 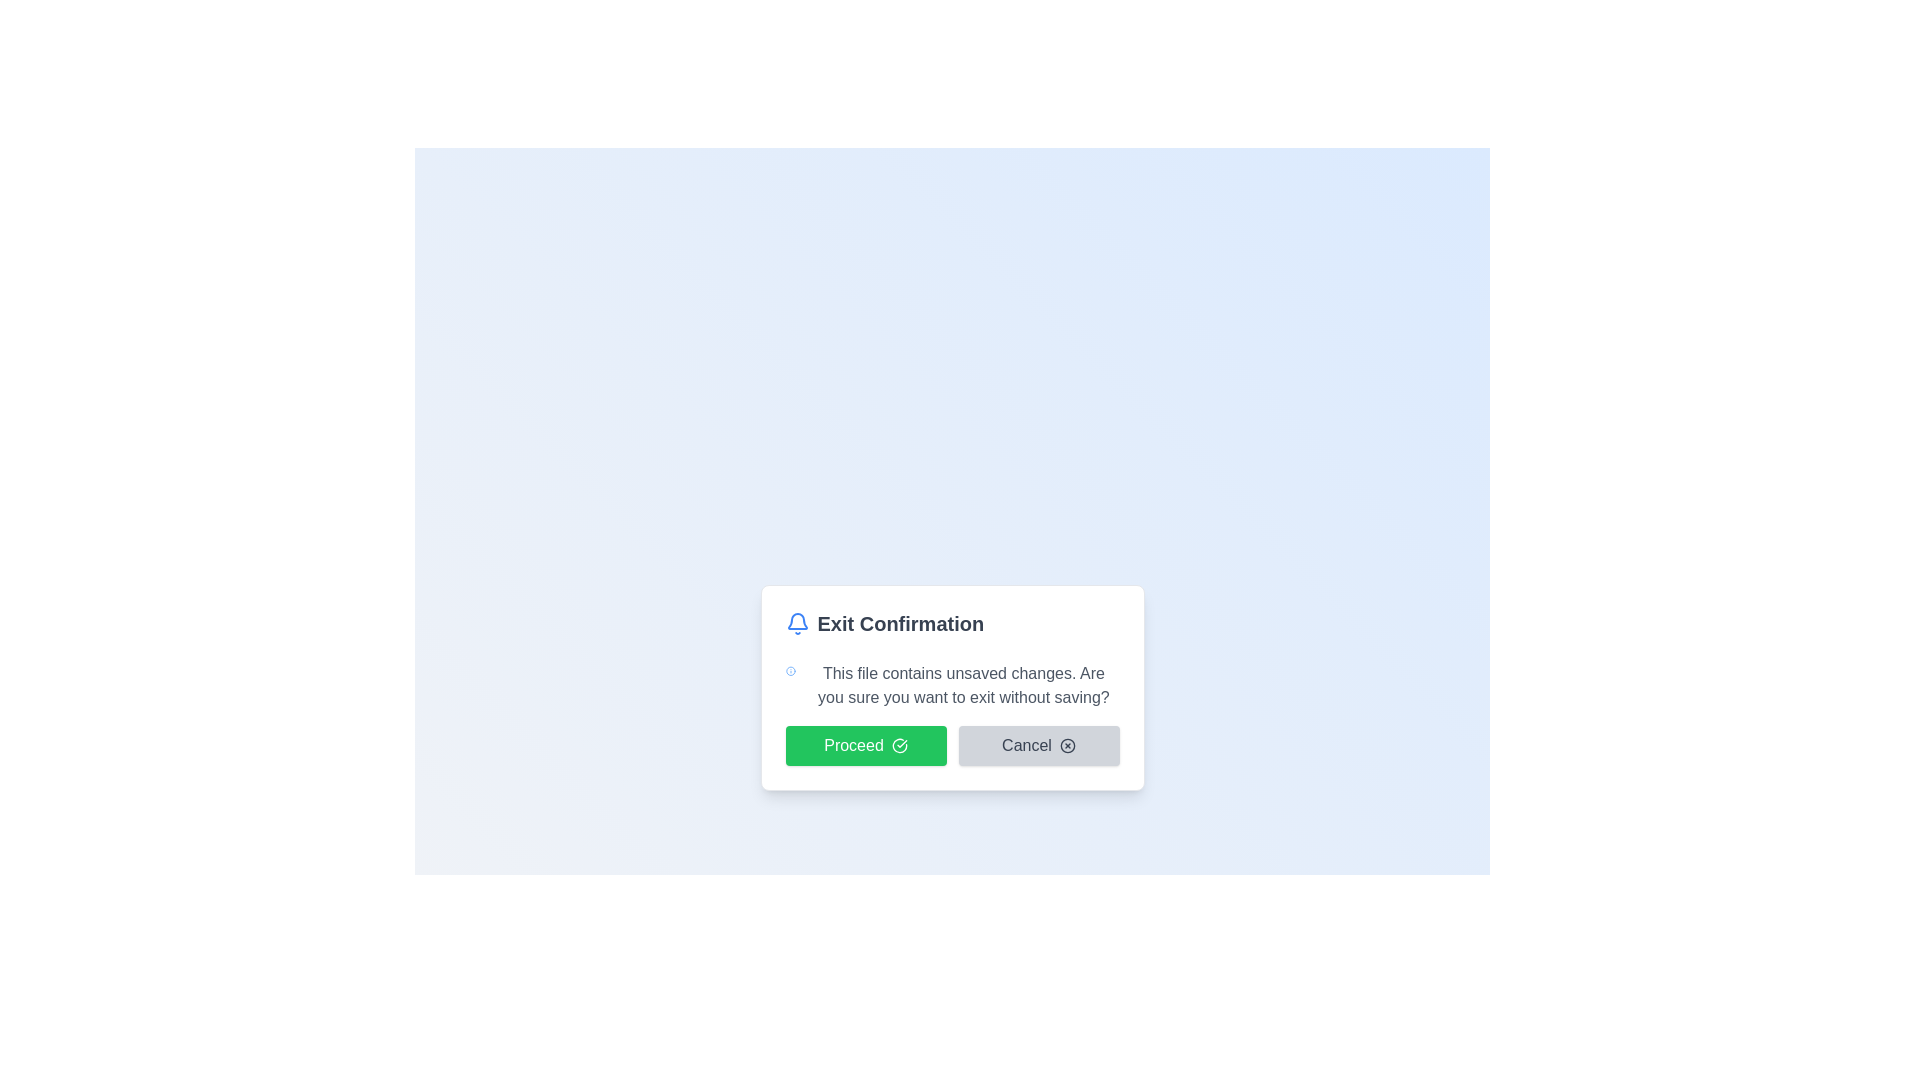 I want to click on the header section with the text 'Exit Confirmation' prominently styled in bold, located next to a blue bell icon within a modal dialog, so click(x=951, y=623).